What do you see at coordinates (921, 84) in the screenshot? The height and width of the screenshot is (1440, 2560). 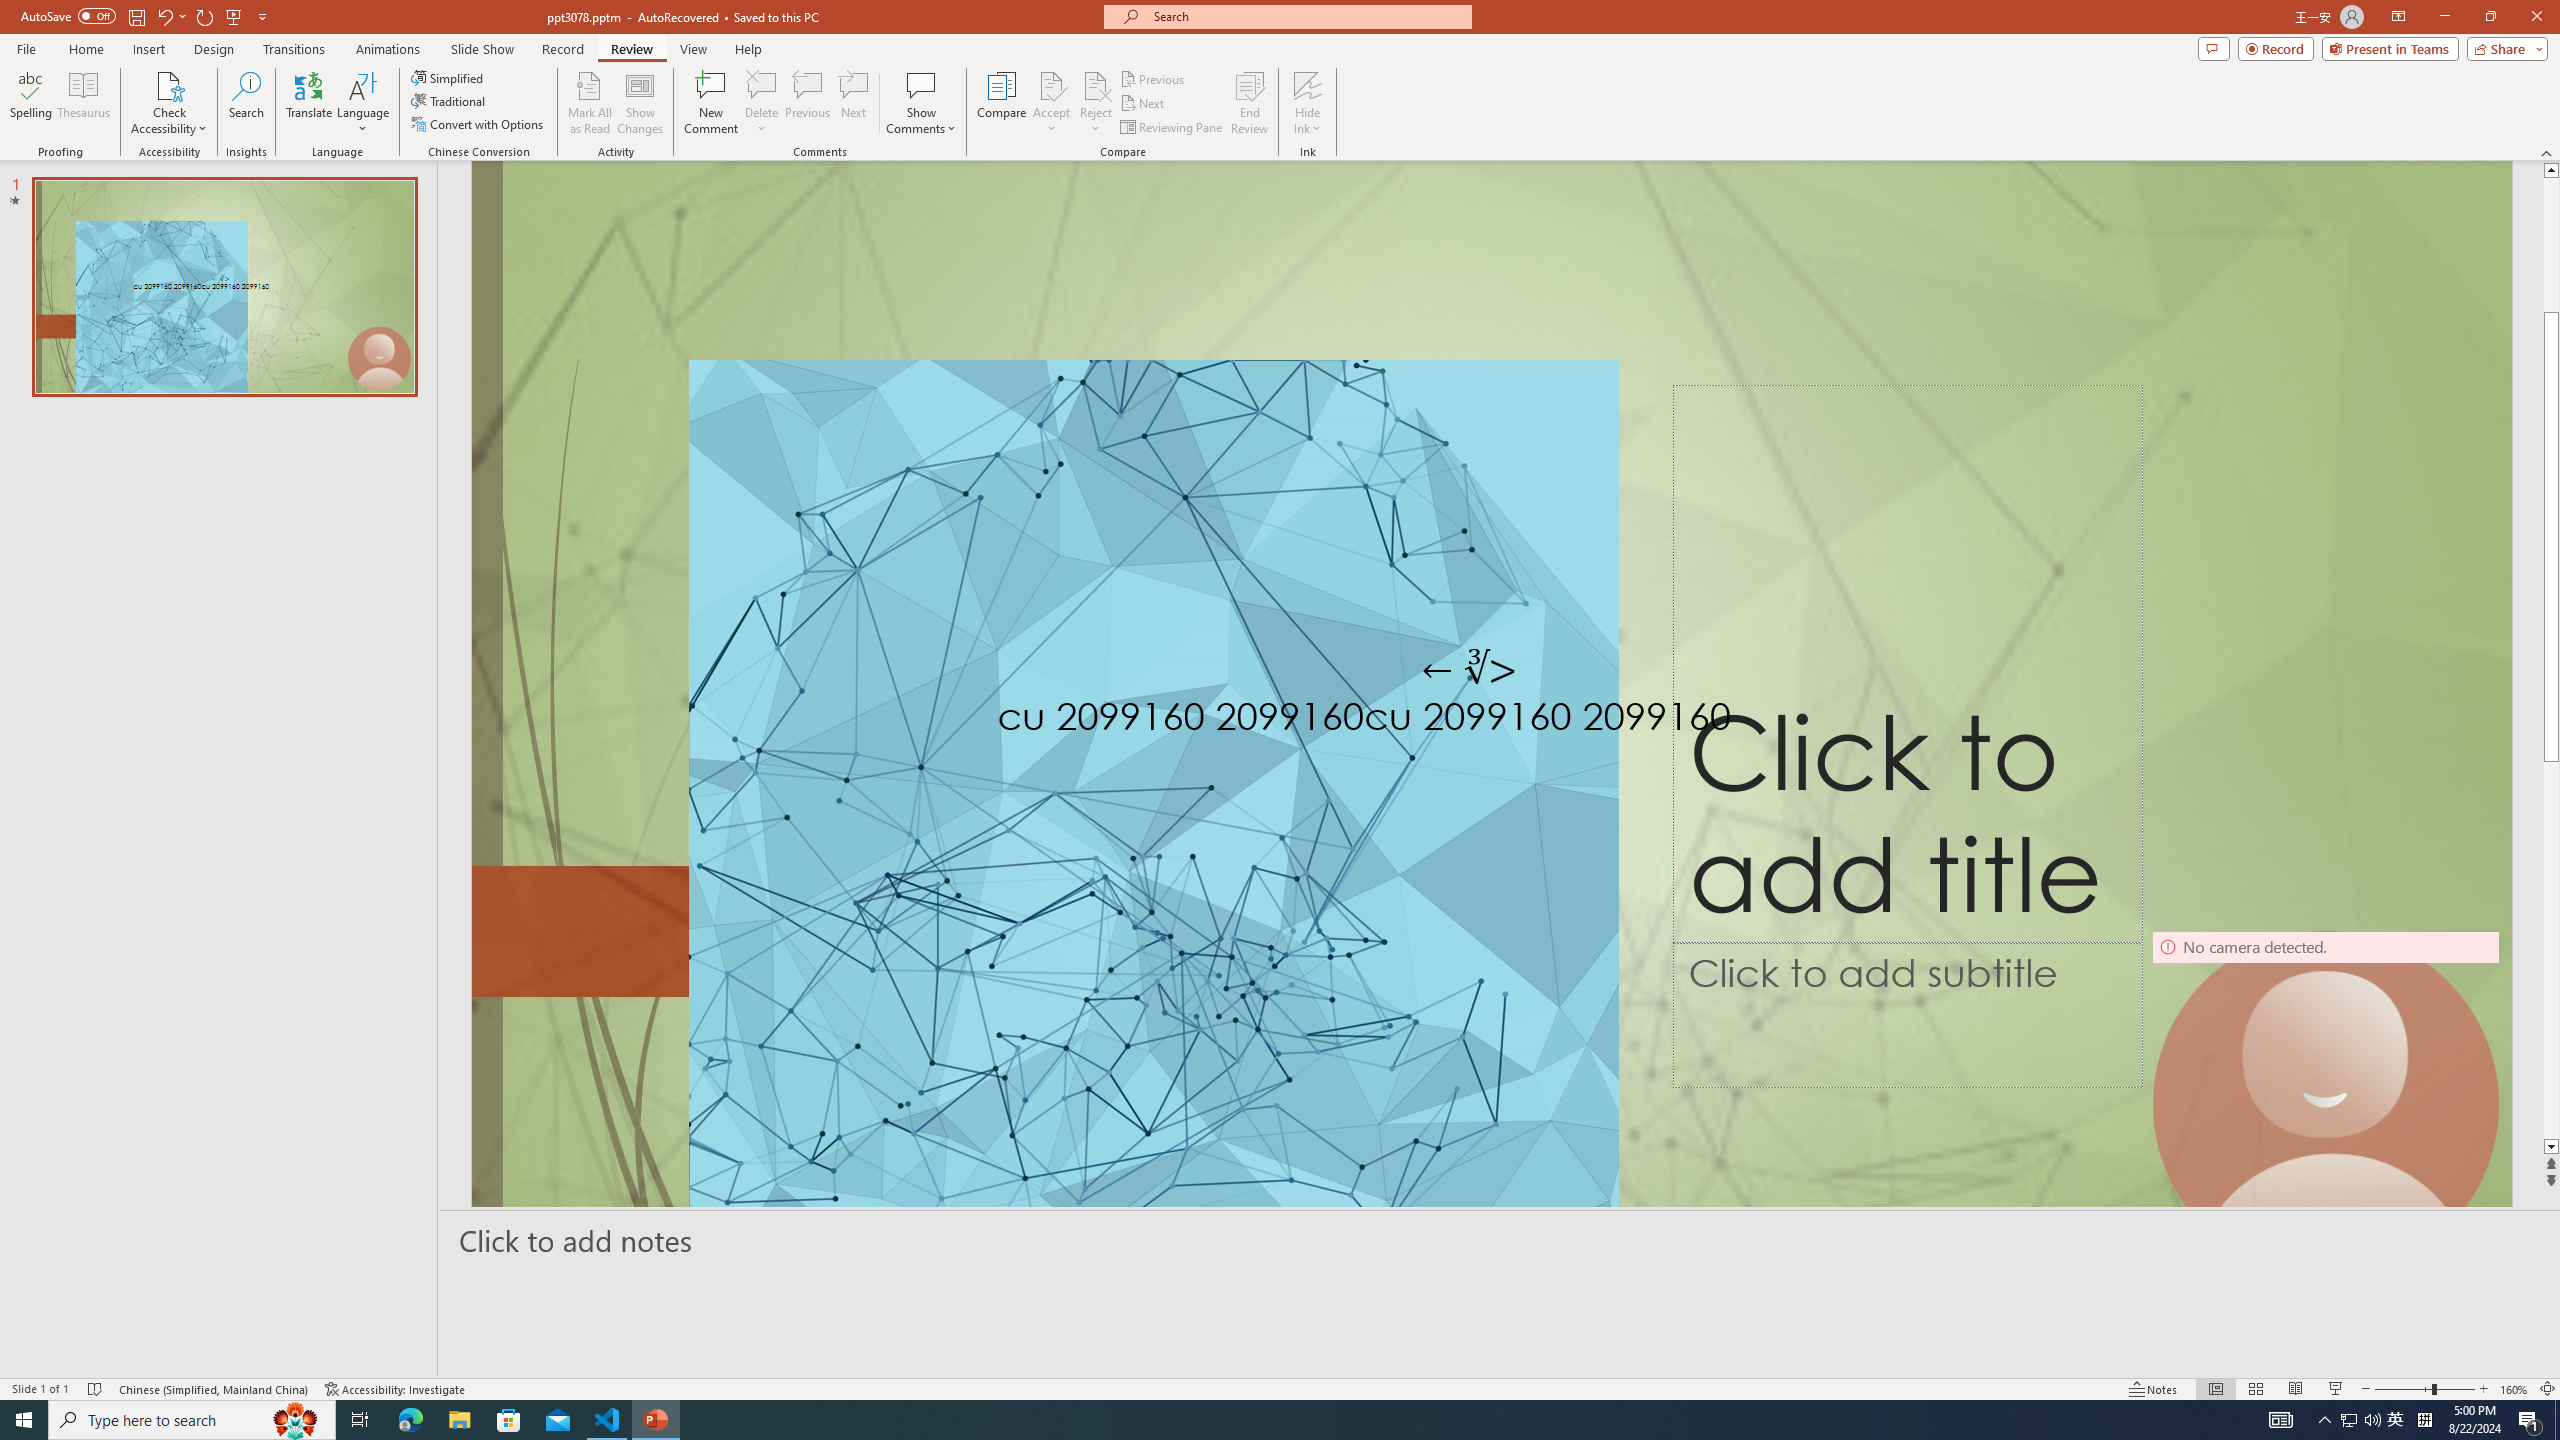 I see `'Show Comments'` at bounding box center [921, 84].